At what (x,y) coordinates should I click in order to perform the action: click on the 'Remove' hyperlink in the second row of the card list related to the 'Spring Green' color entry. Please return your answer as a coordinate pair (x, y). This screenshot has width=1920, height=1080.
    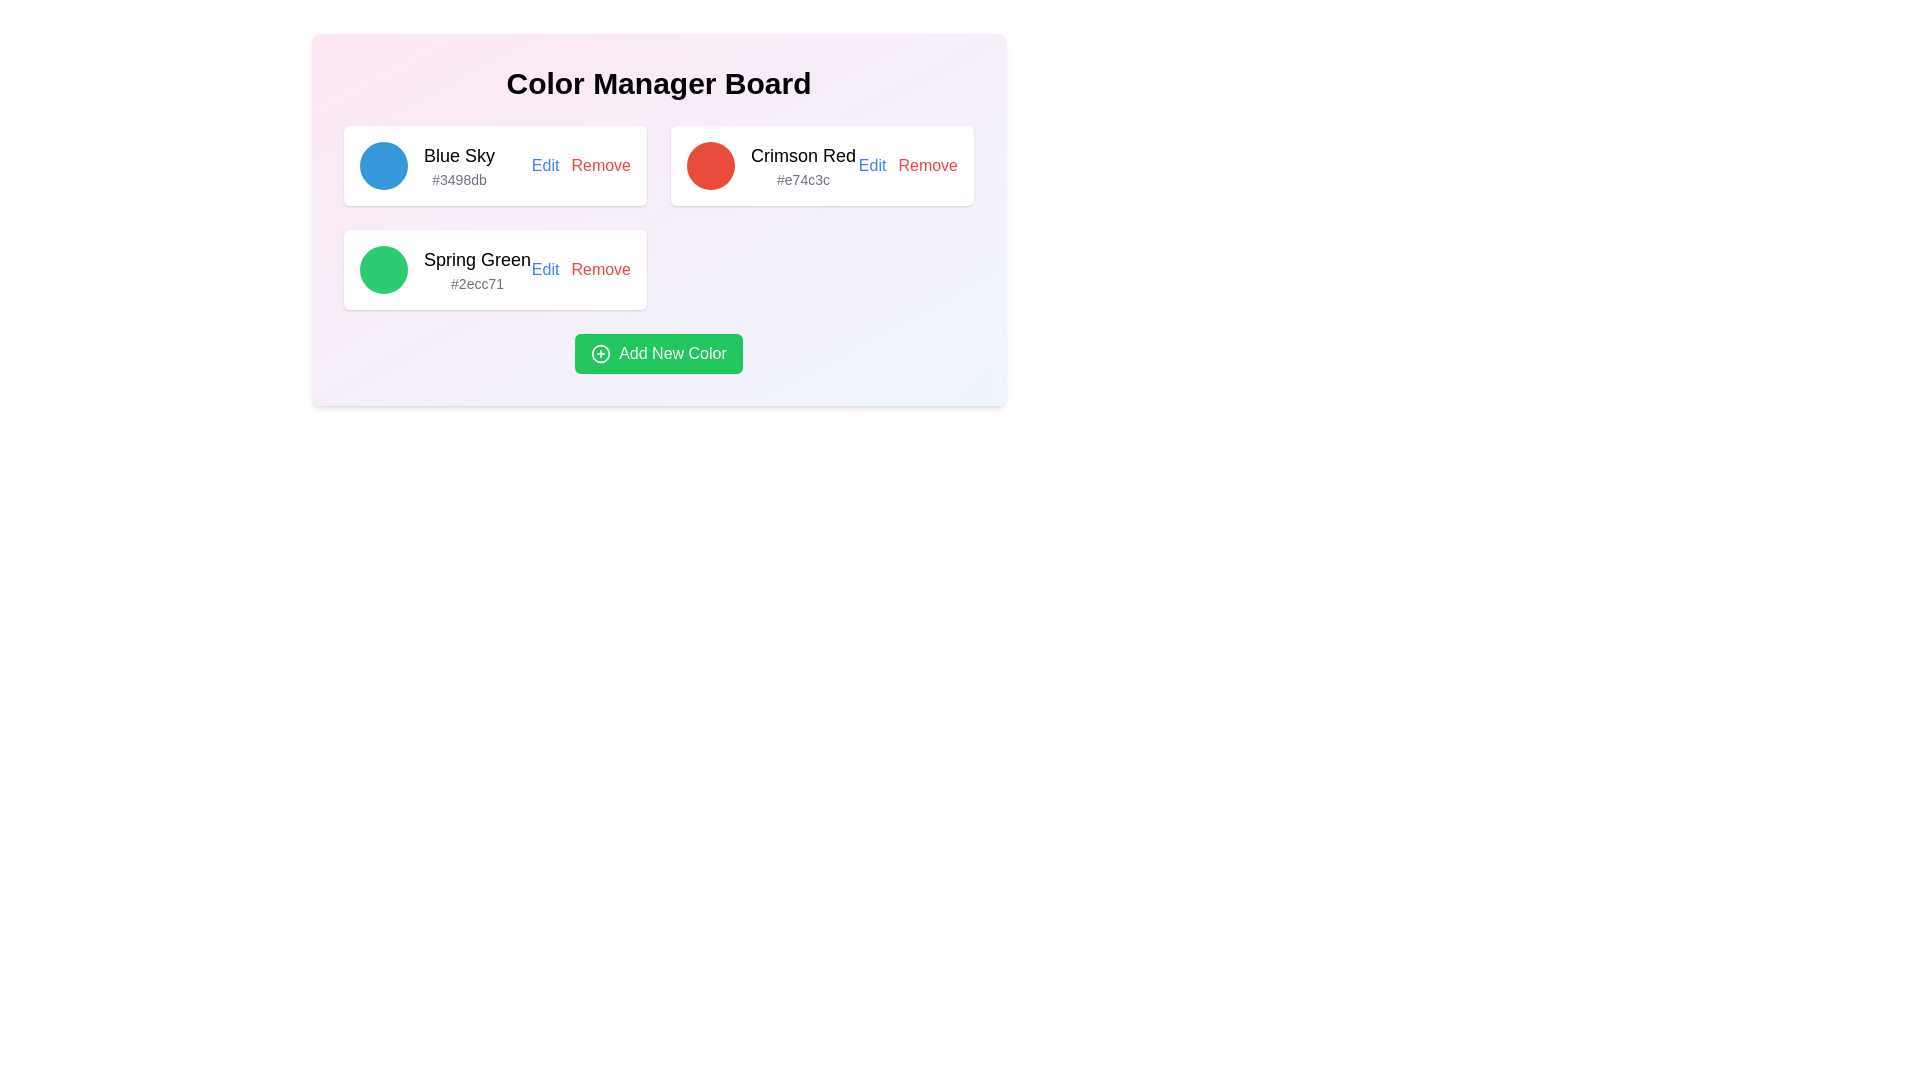
    Looking at the image, I should click on (600, 270).